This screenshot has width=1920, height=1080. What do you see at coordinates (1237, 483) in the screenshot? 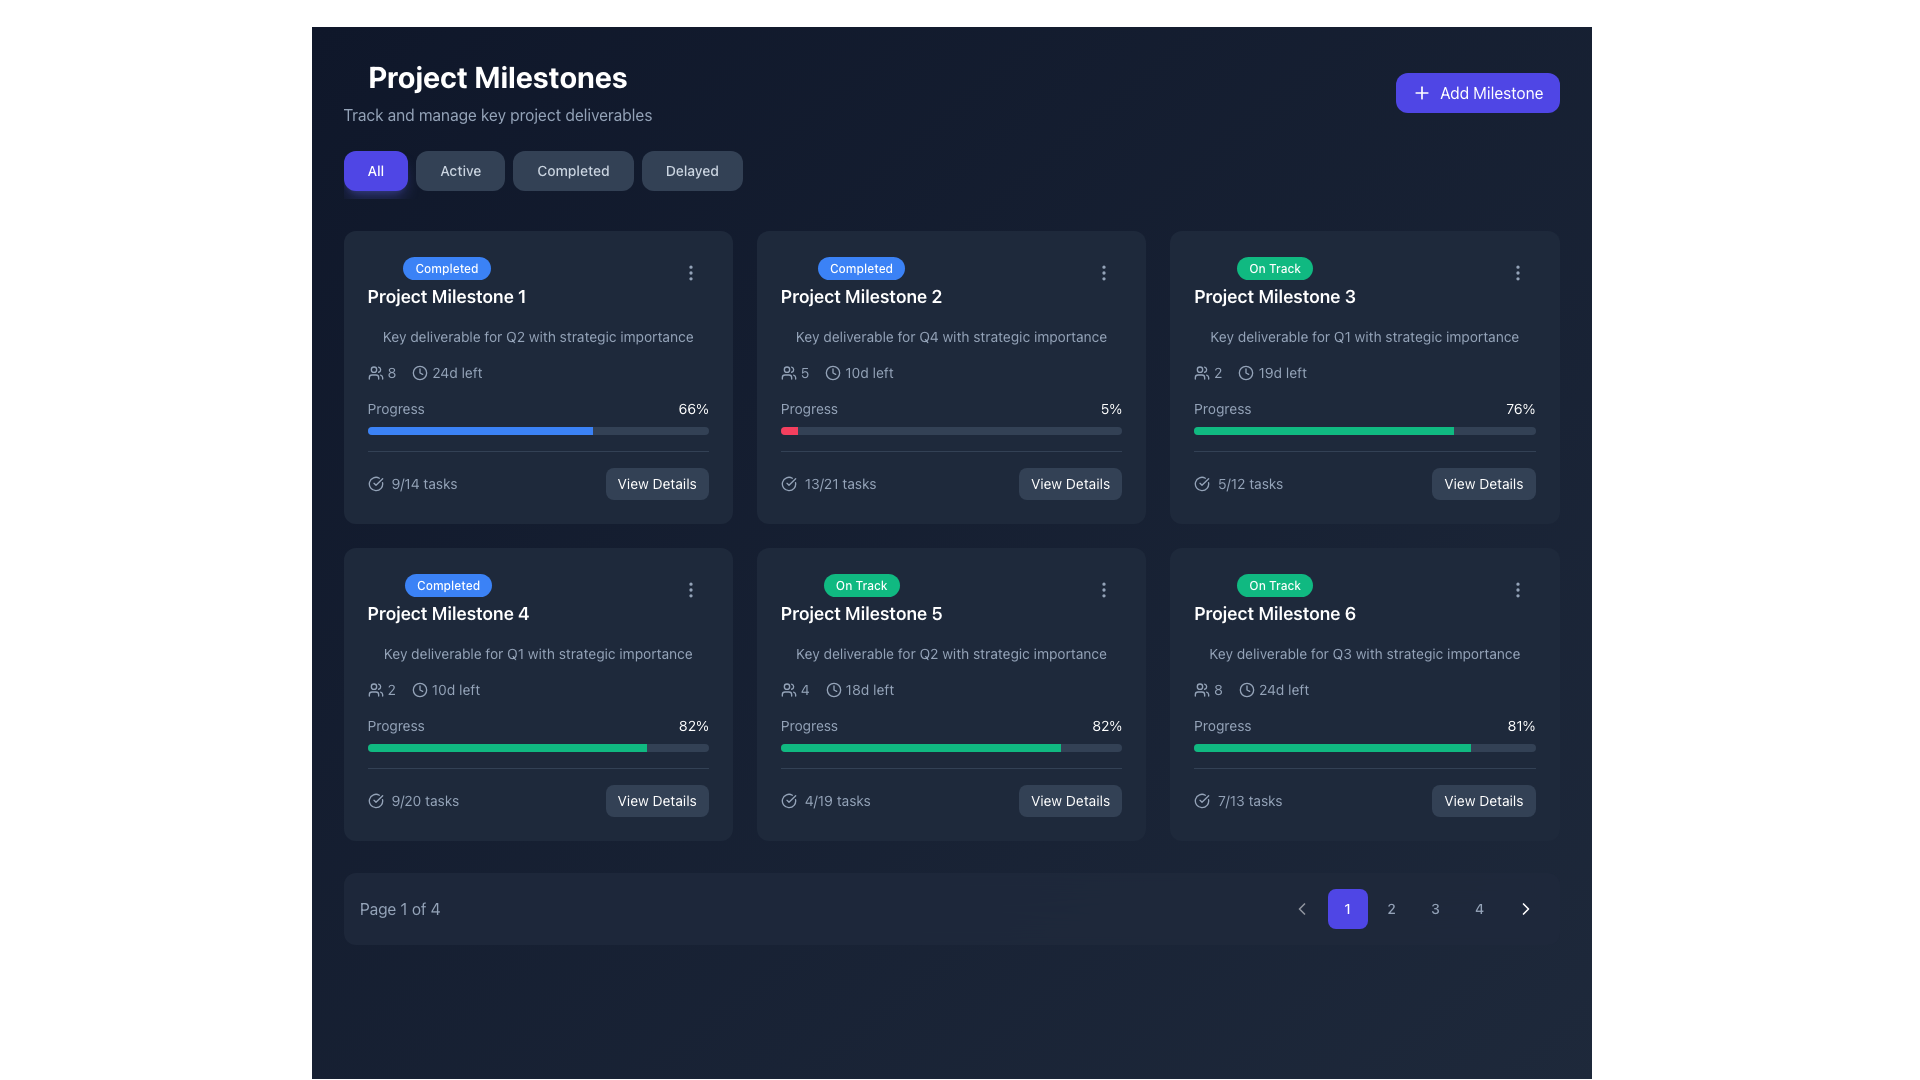
I see `the text label that indicates the number of tasks completed out of the total tasks for Project Milestone 3` at bounding box center [1237, 483].